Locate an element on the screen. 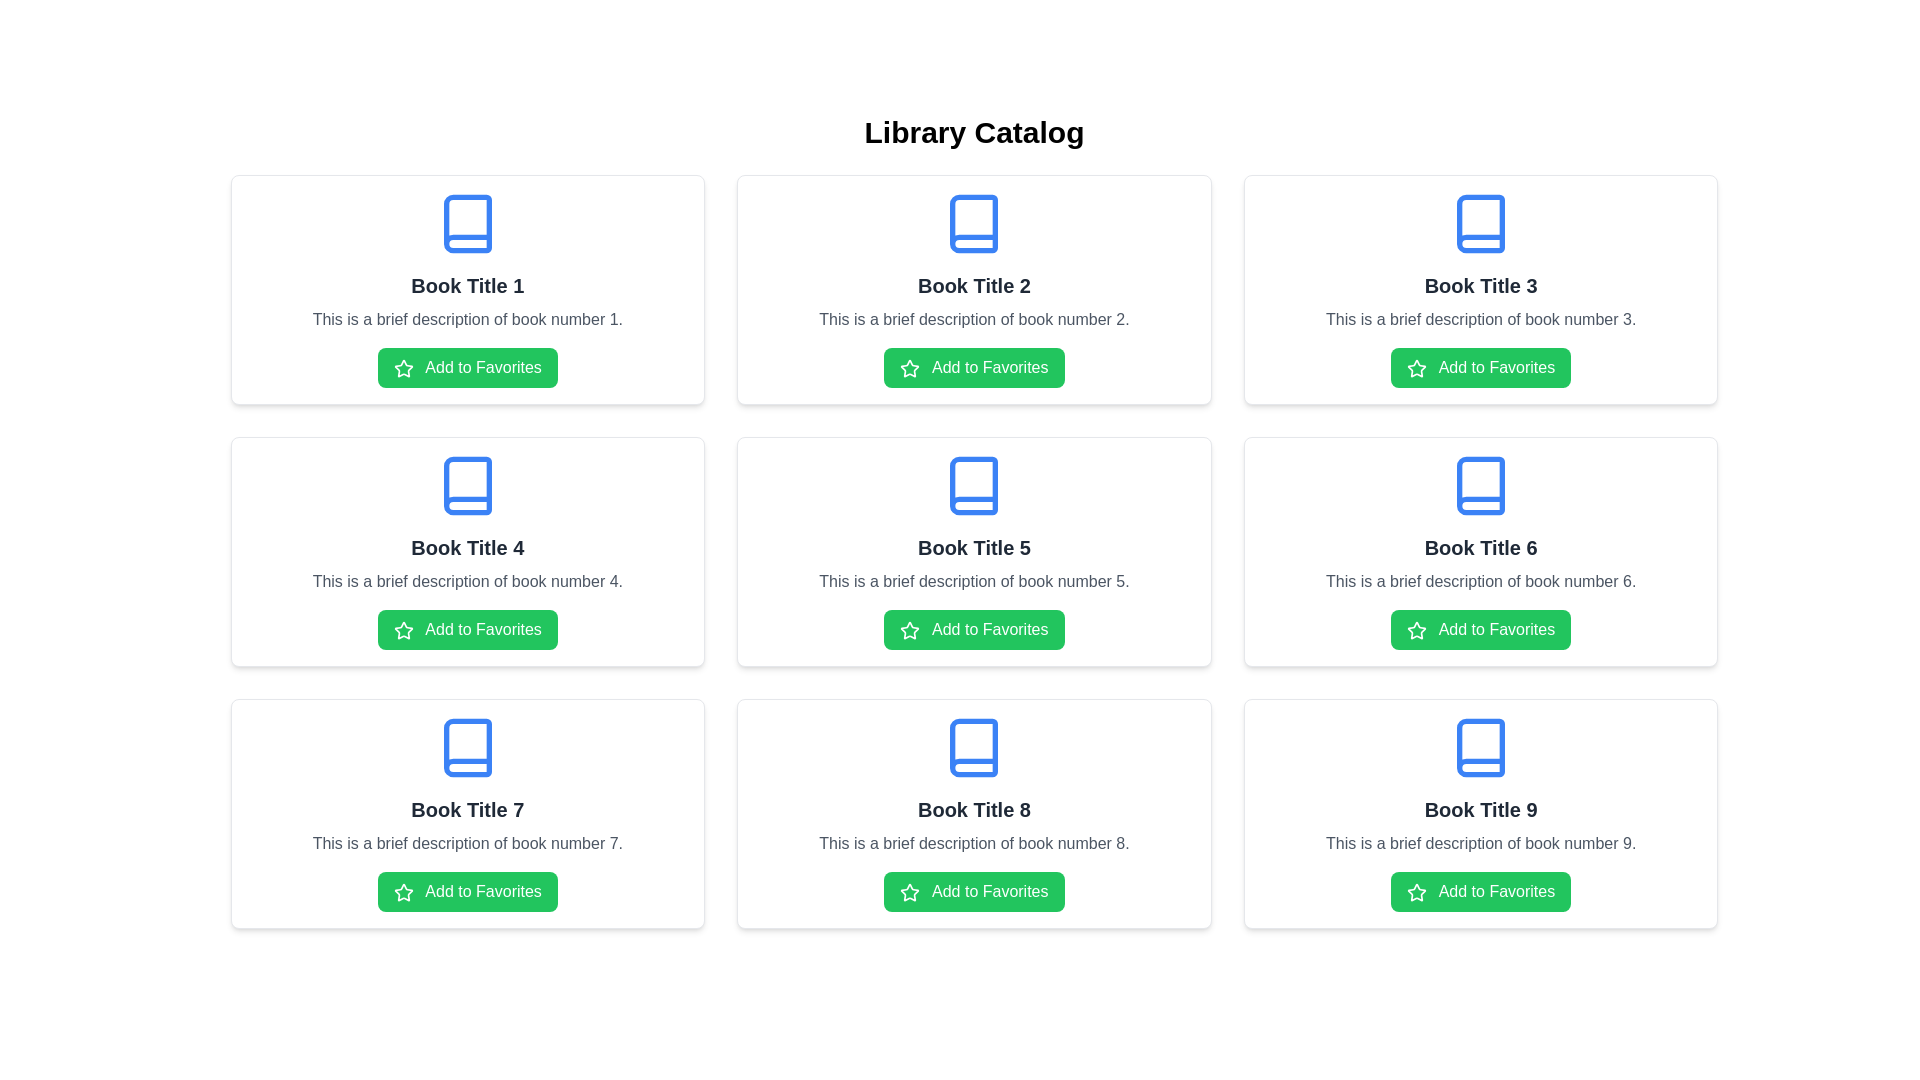 Image resolution: width=1920 pixels, height=1080 pixels. the descriptive text element providing information about 'Book Title 8', which is located beneath the title and above the 'Add to Favorites' button is located at coordinates (974, 844).